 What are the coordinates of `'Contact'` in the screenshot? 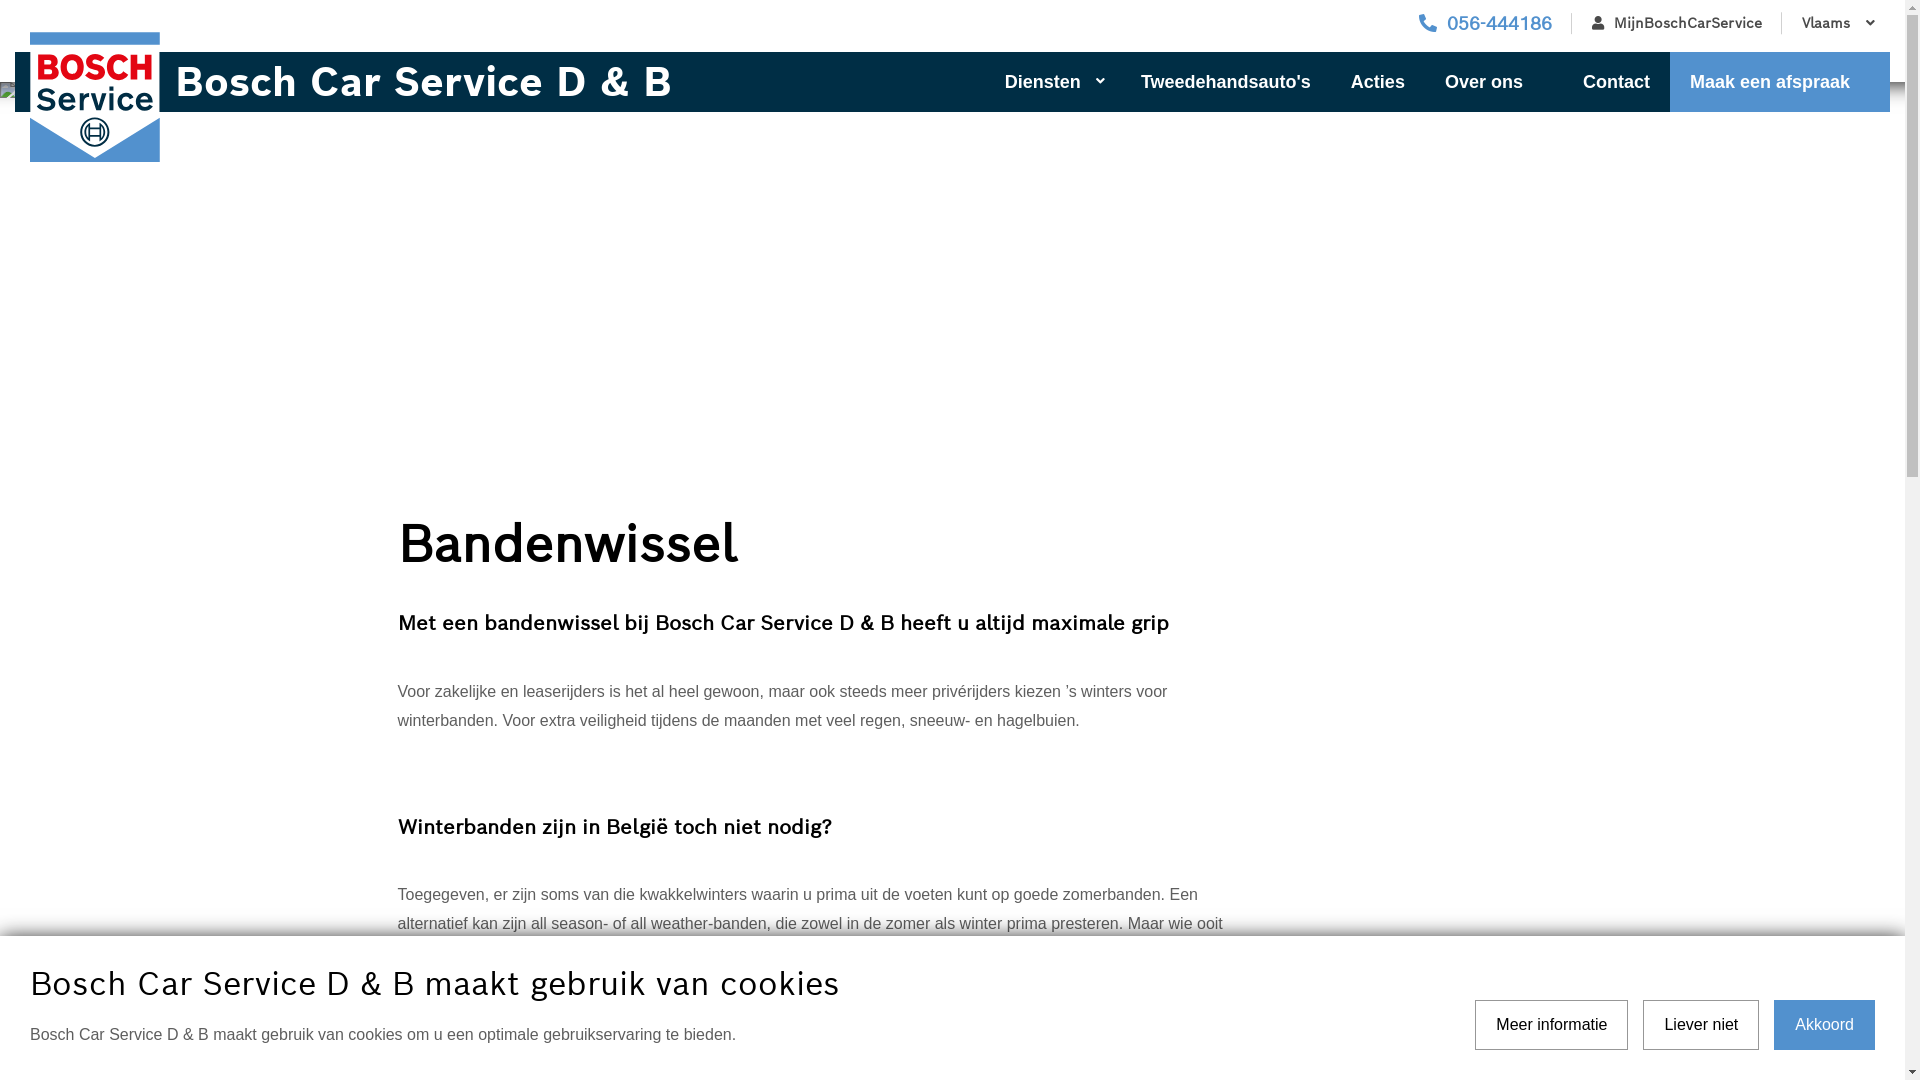 It's located at (1616, 80).